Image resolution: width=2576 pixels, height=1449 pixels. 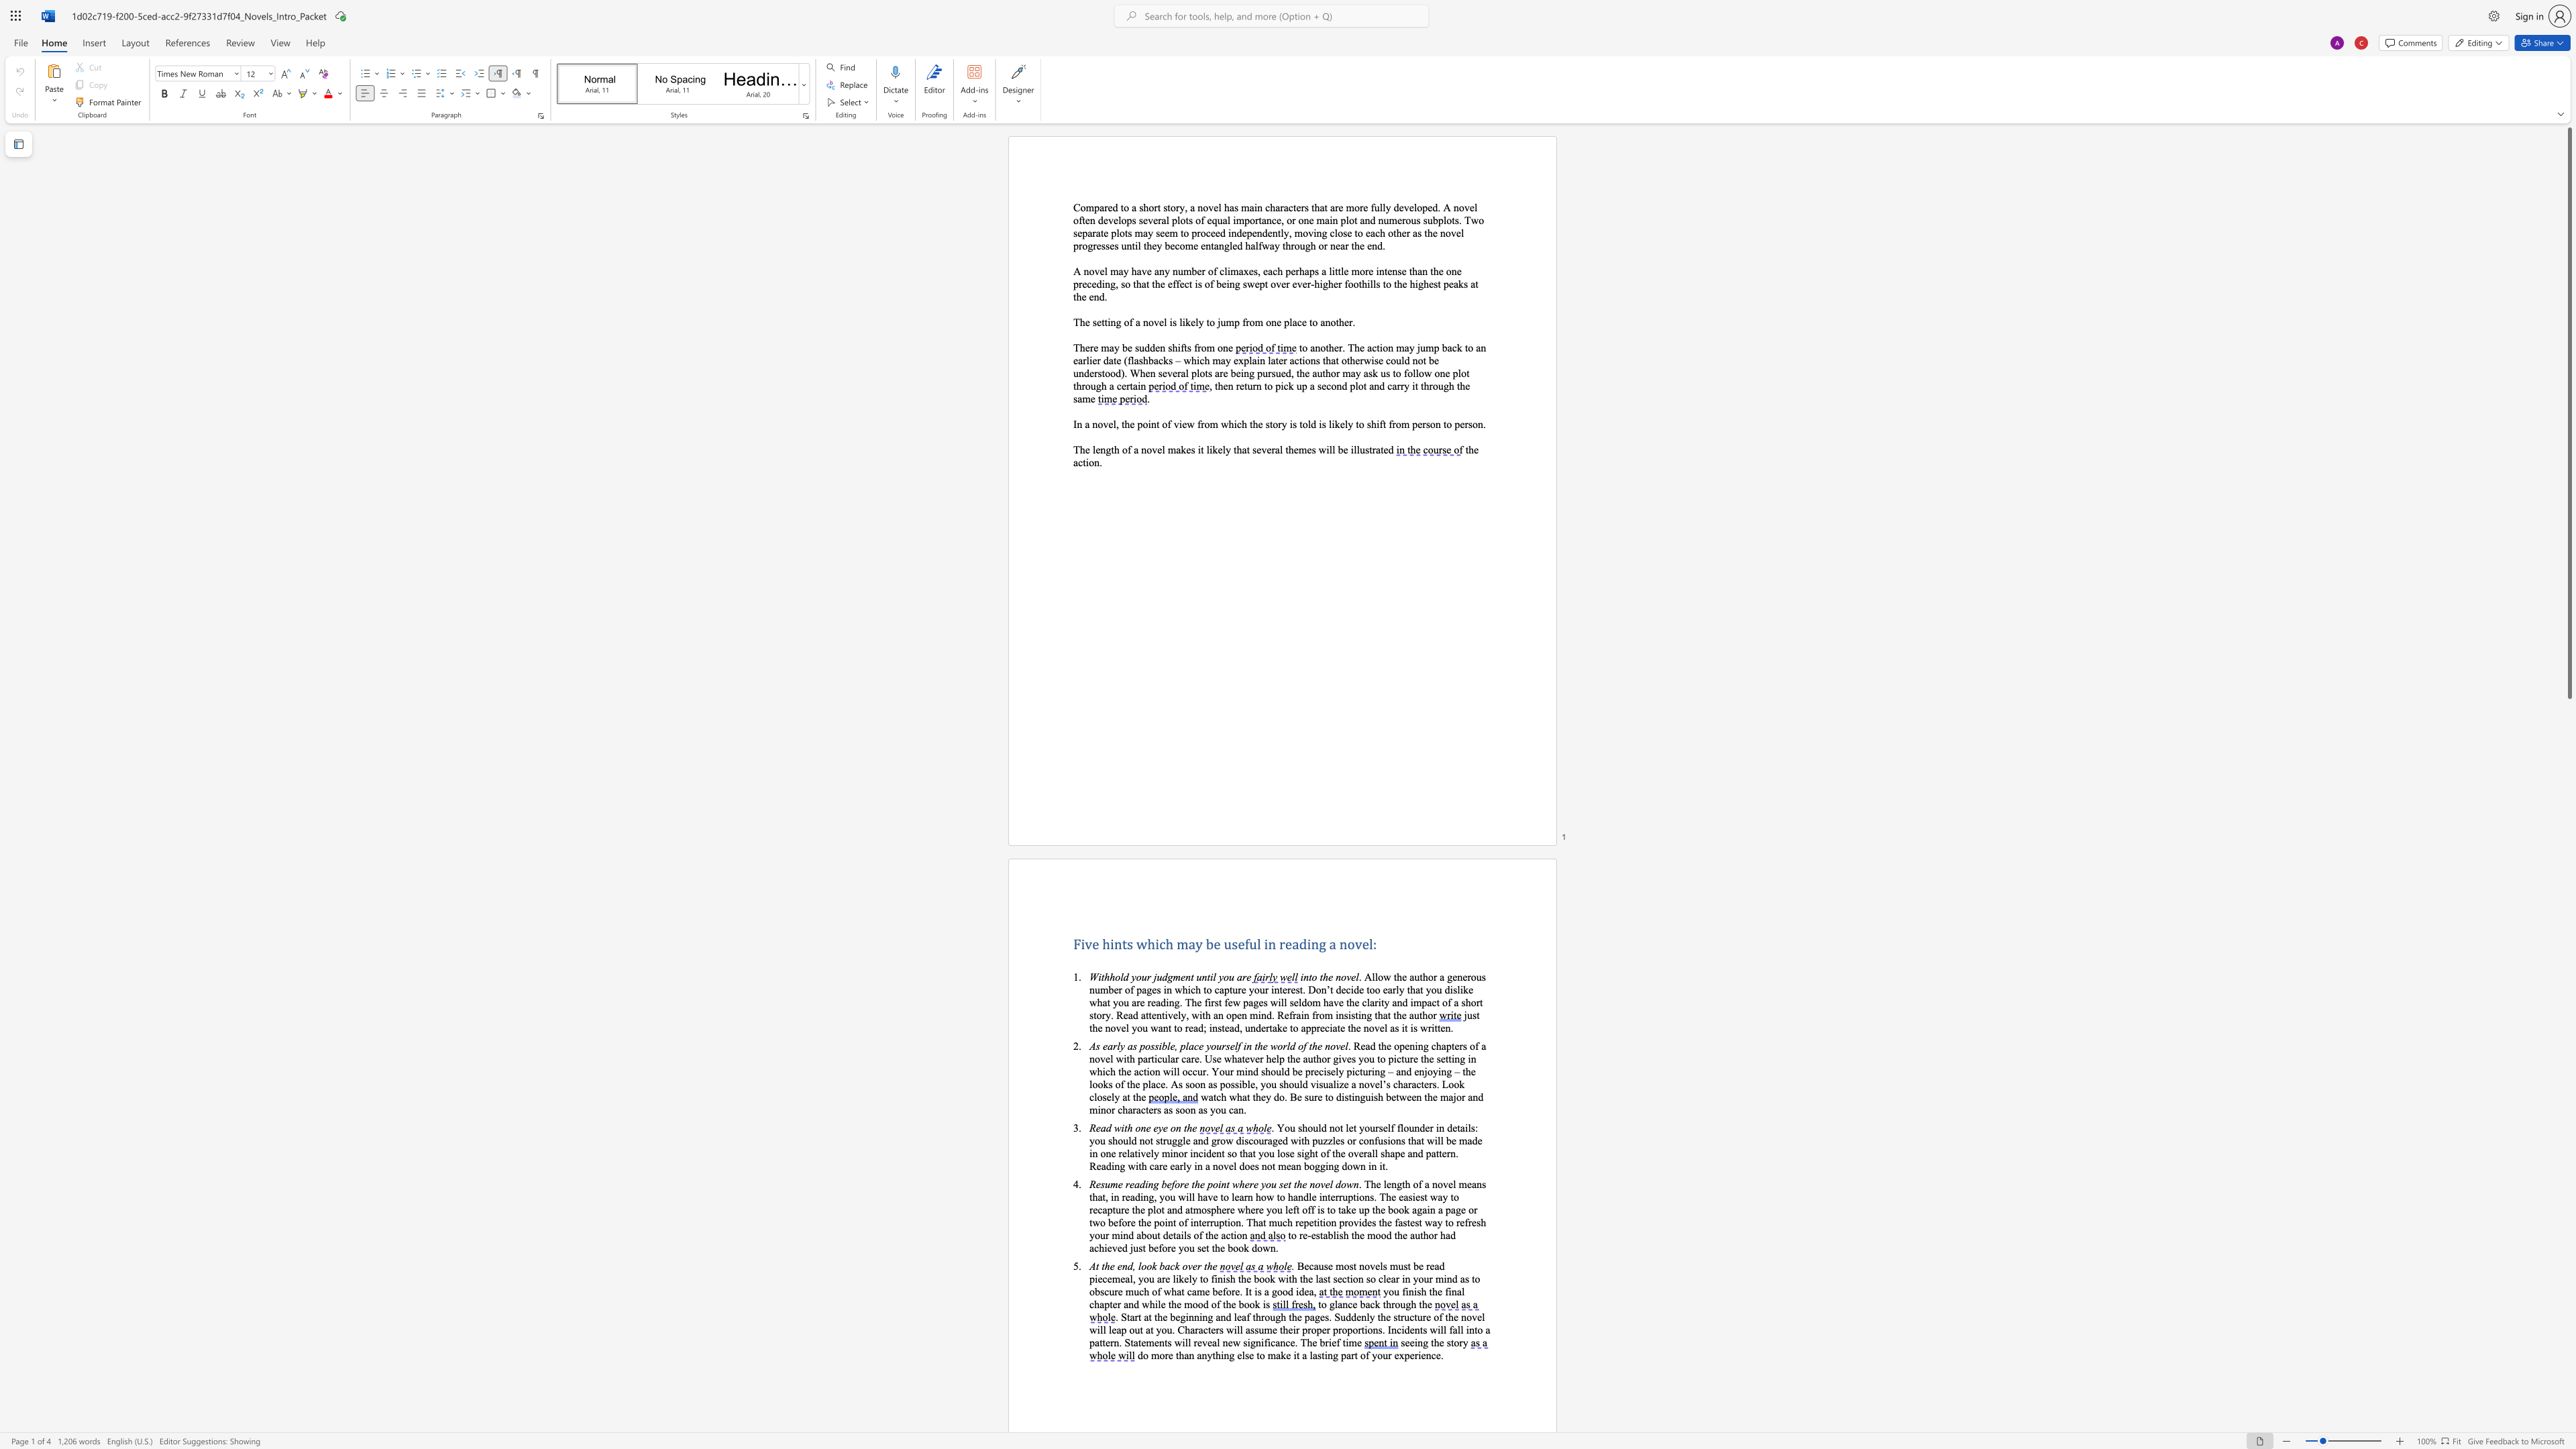 What do you see at coordinates (1138, 1183) in the screenshot?
I see `the space between the continuous character "a" and "d" in the text` at bounding box center [1138, 1183].